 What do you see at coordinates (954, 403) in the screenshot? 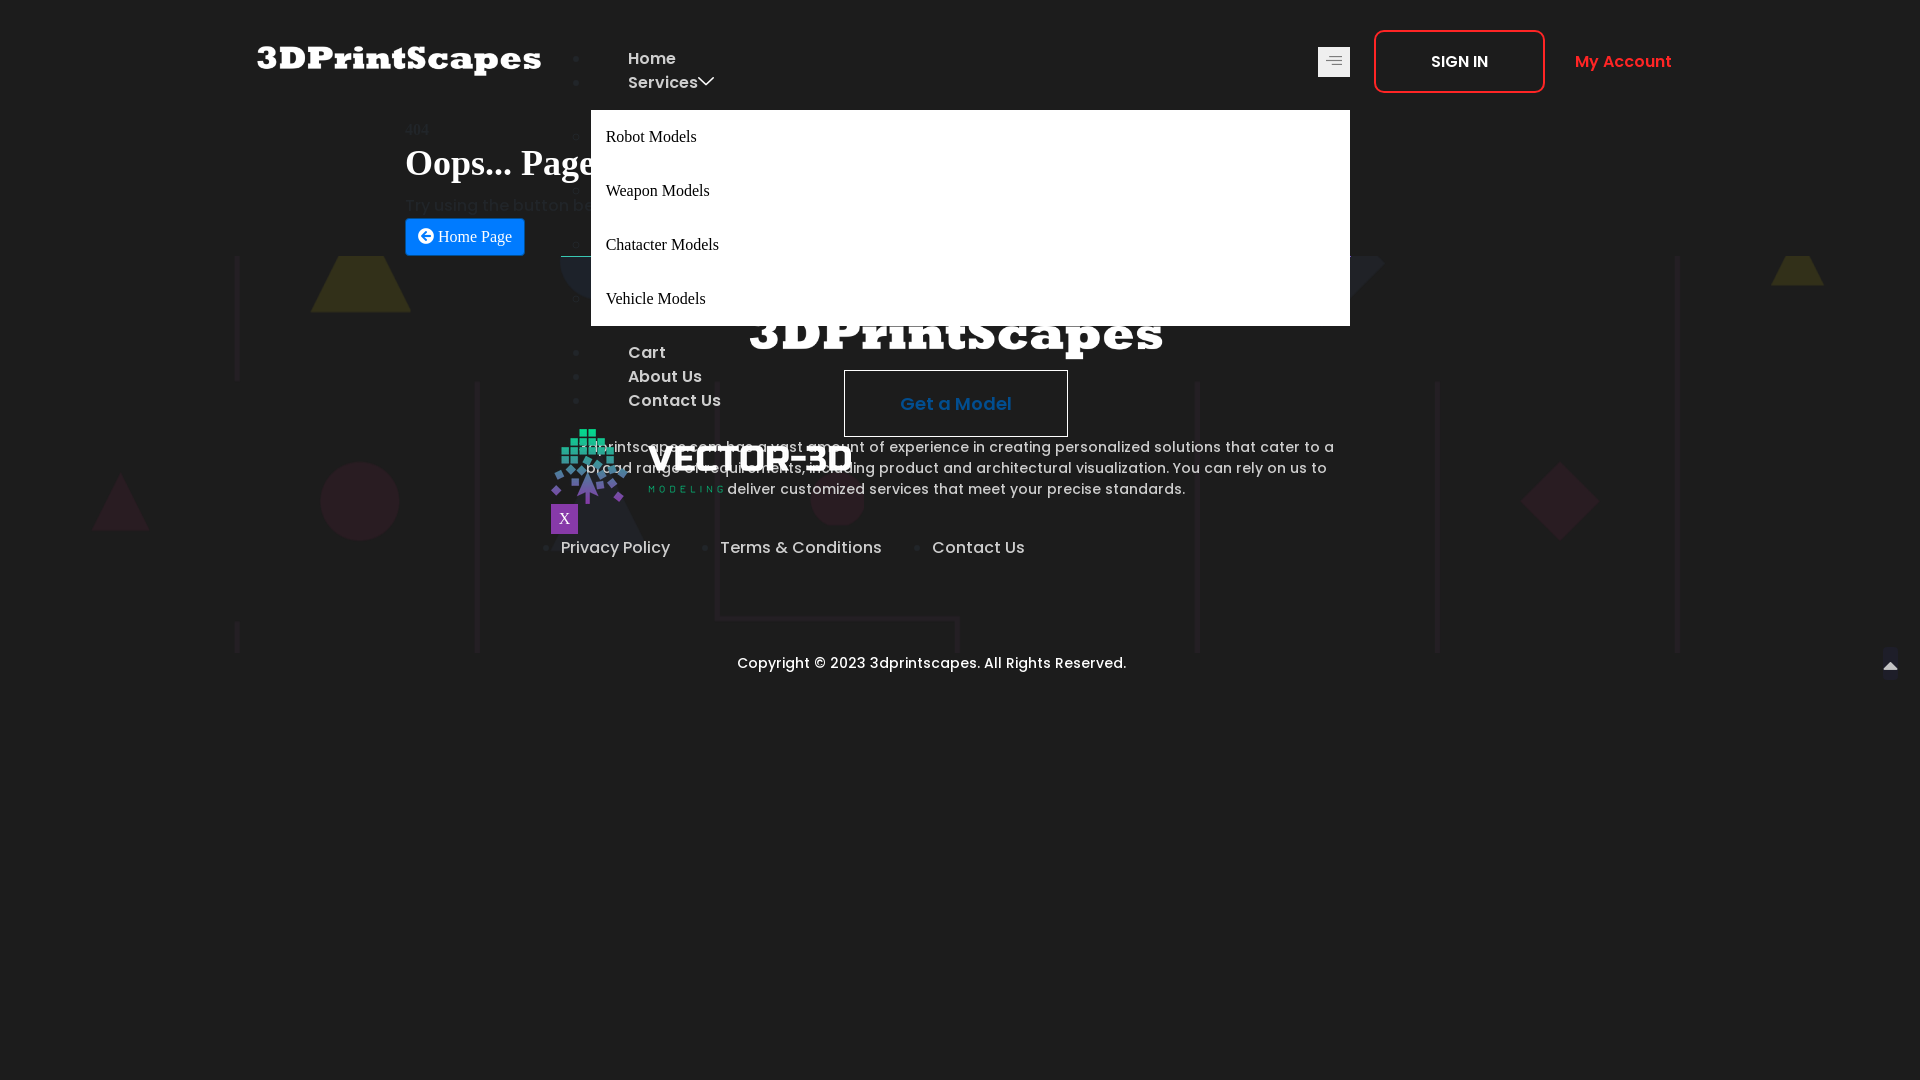
I see `'Get a Model'` at bounding box center [954, 403].